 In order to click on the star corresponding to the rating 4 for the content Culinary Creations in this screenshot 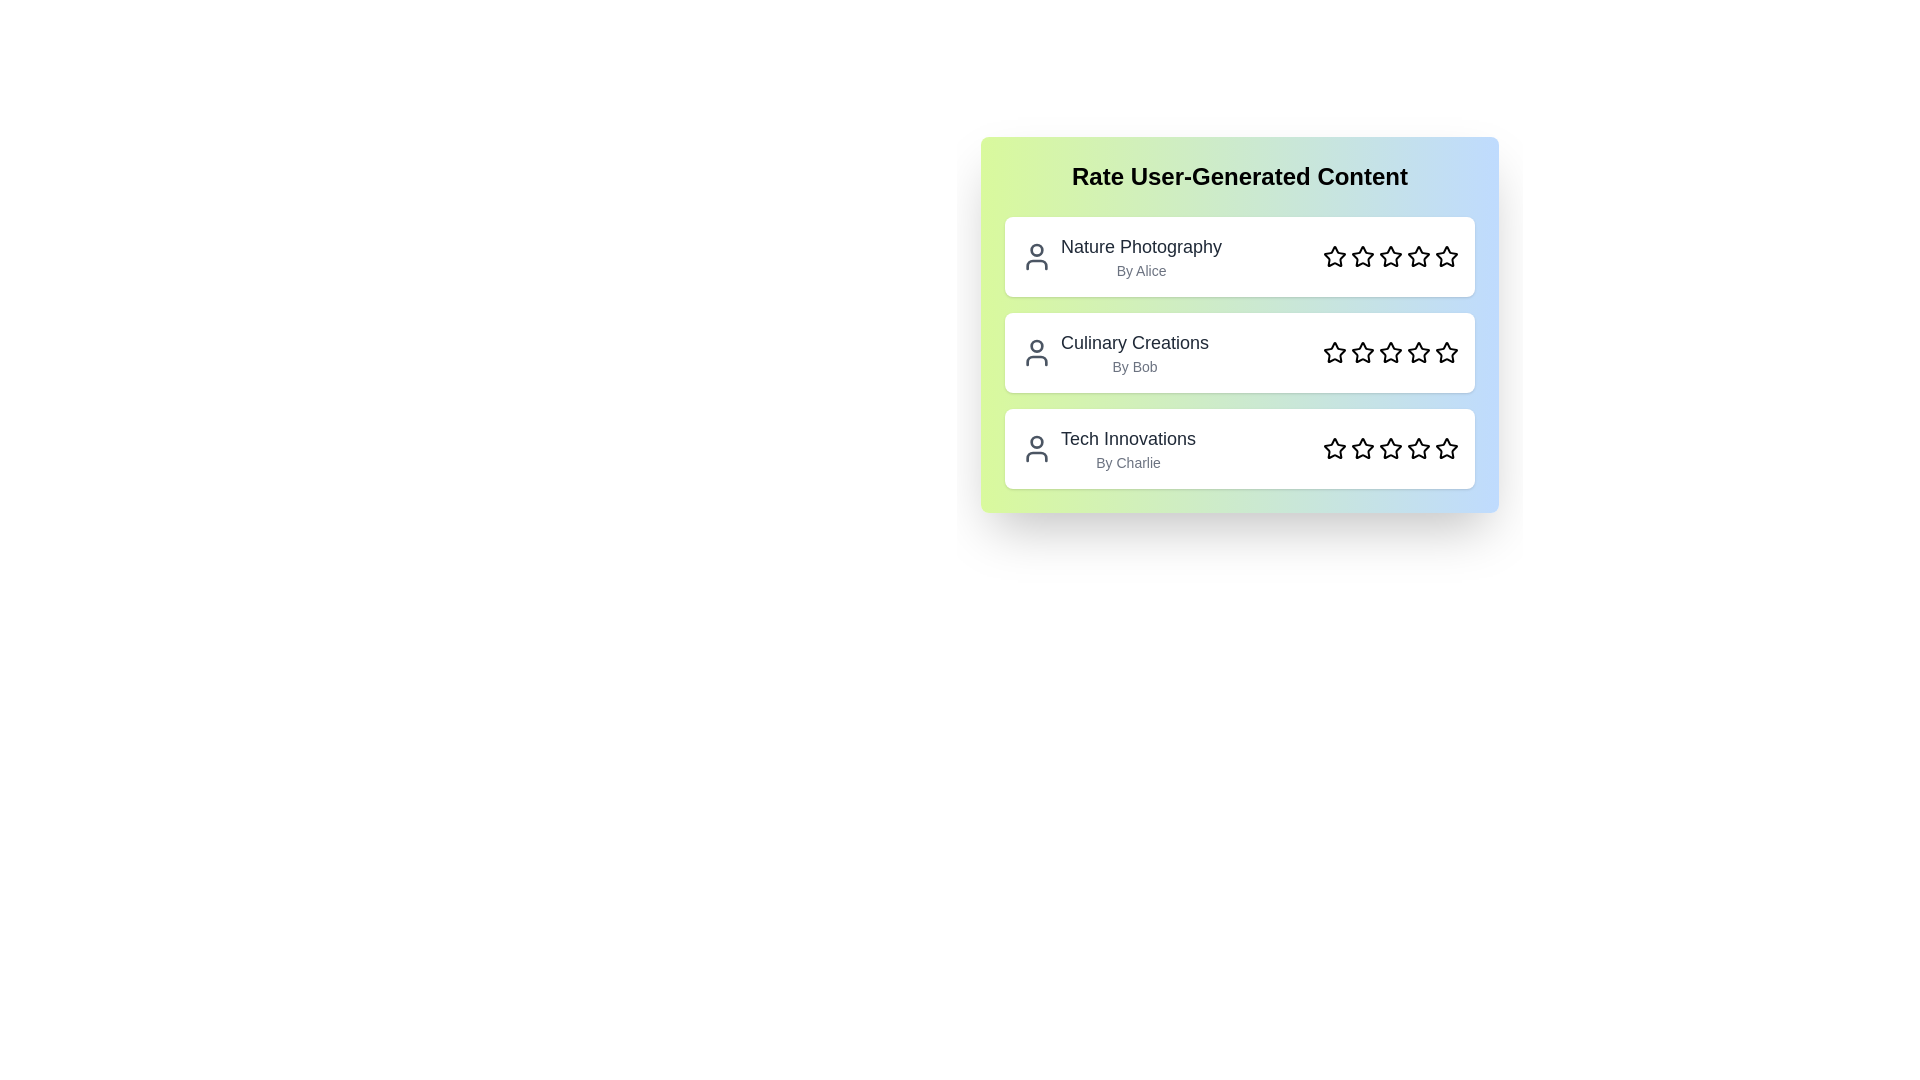, I will do `click(1418, 352)`.